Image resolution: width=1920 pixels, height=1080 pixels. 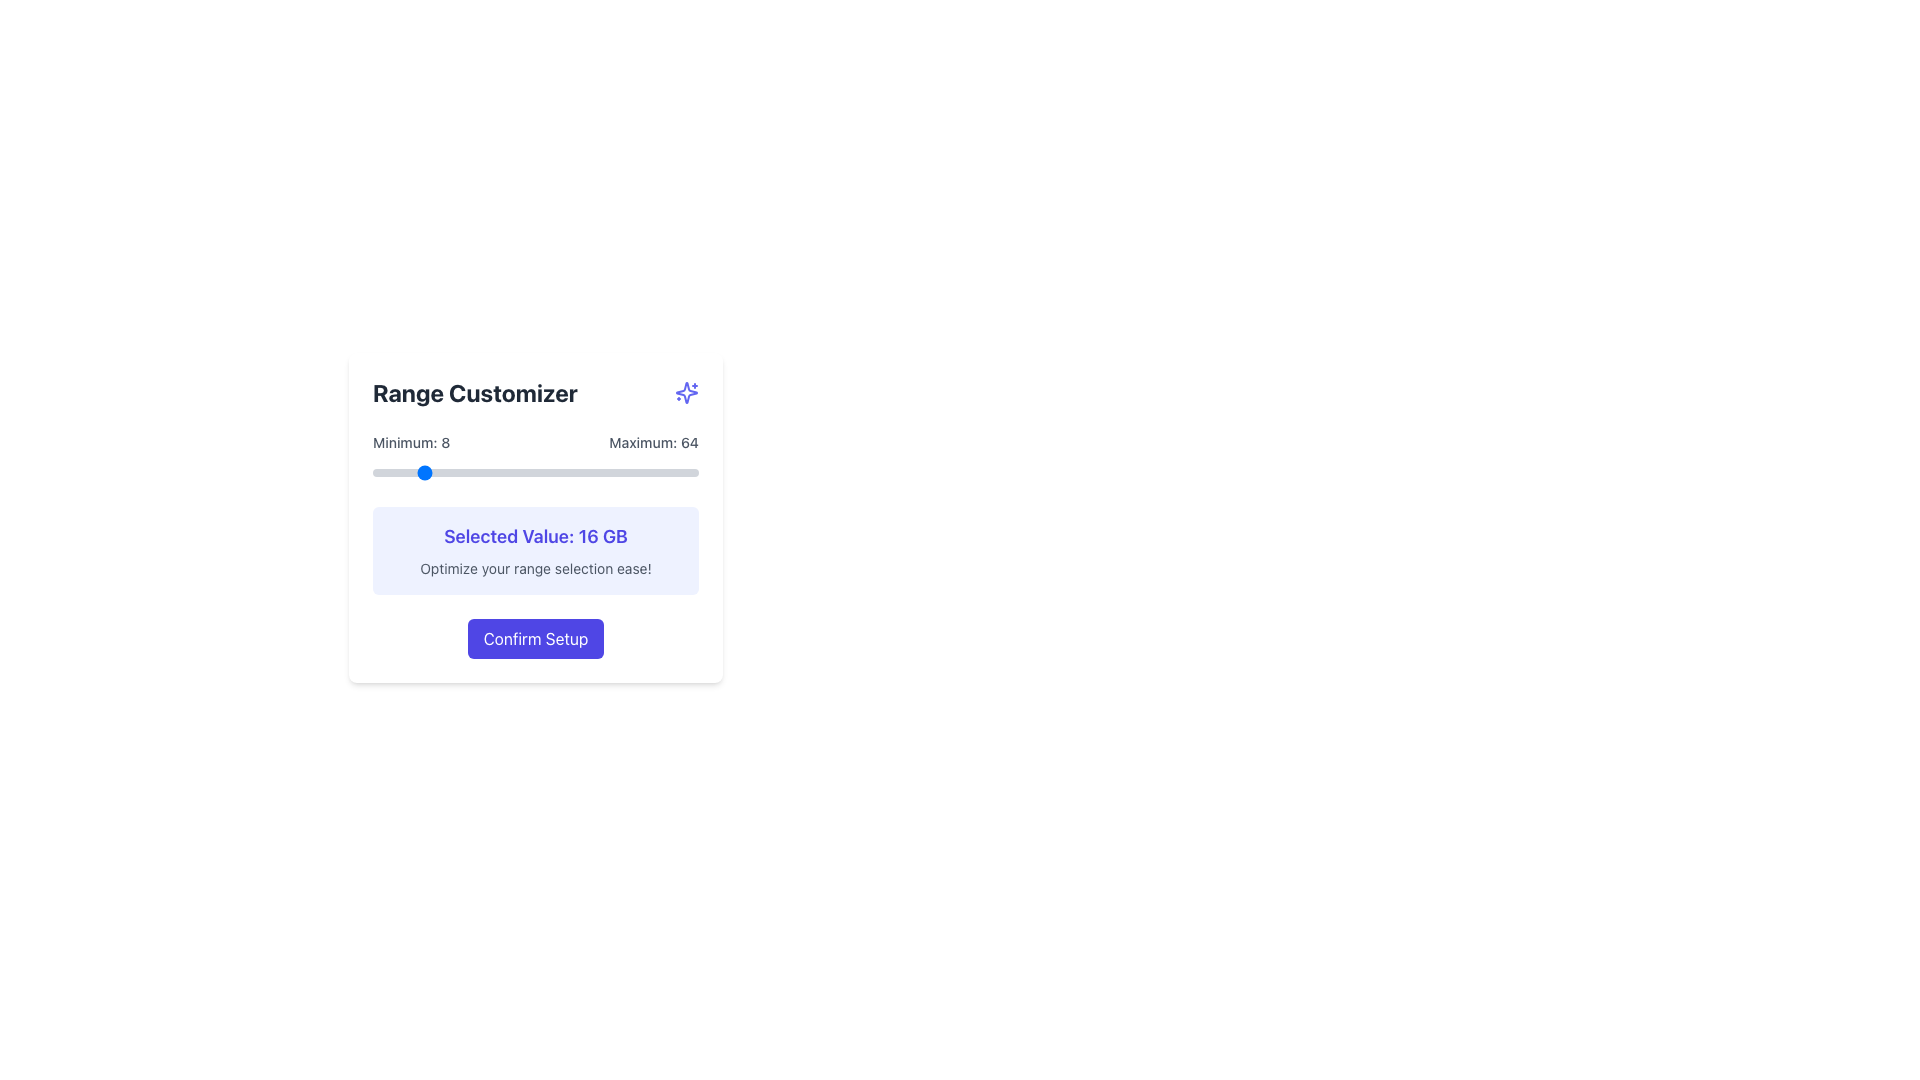 What do you see at coordinates (536, 639) in the screenshot?
I see `the 'Confirm Setup' button, which is a rectangular button with rounded corners and an indigo background` at bounding box center [536, 639].